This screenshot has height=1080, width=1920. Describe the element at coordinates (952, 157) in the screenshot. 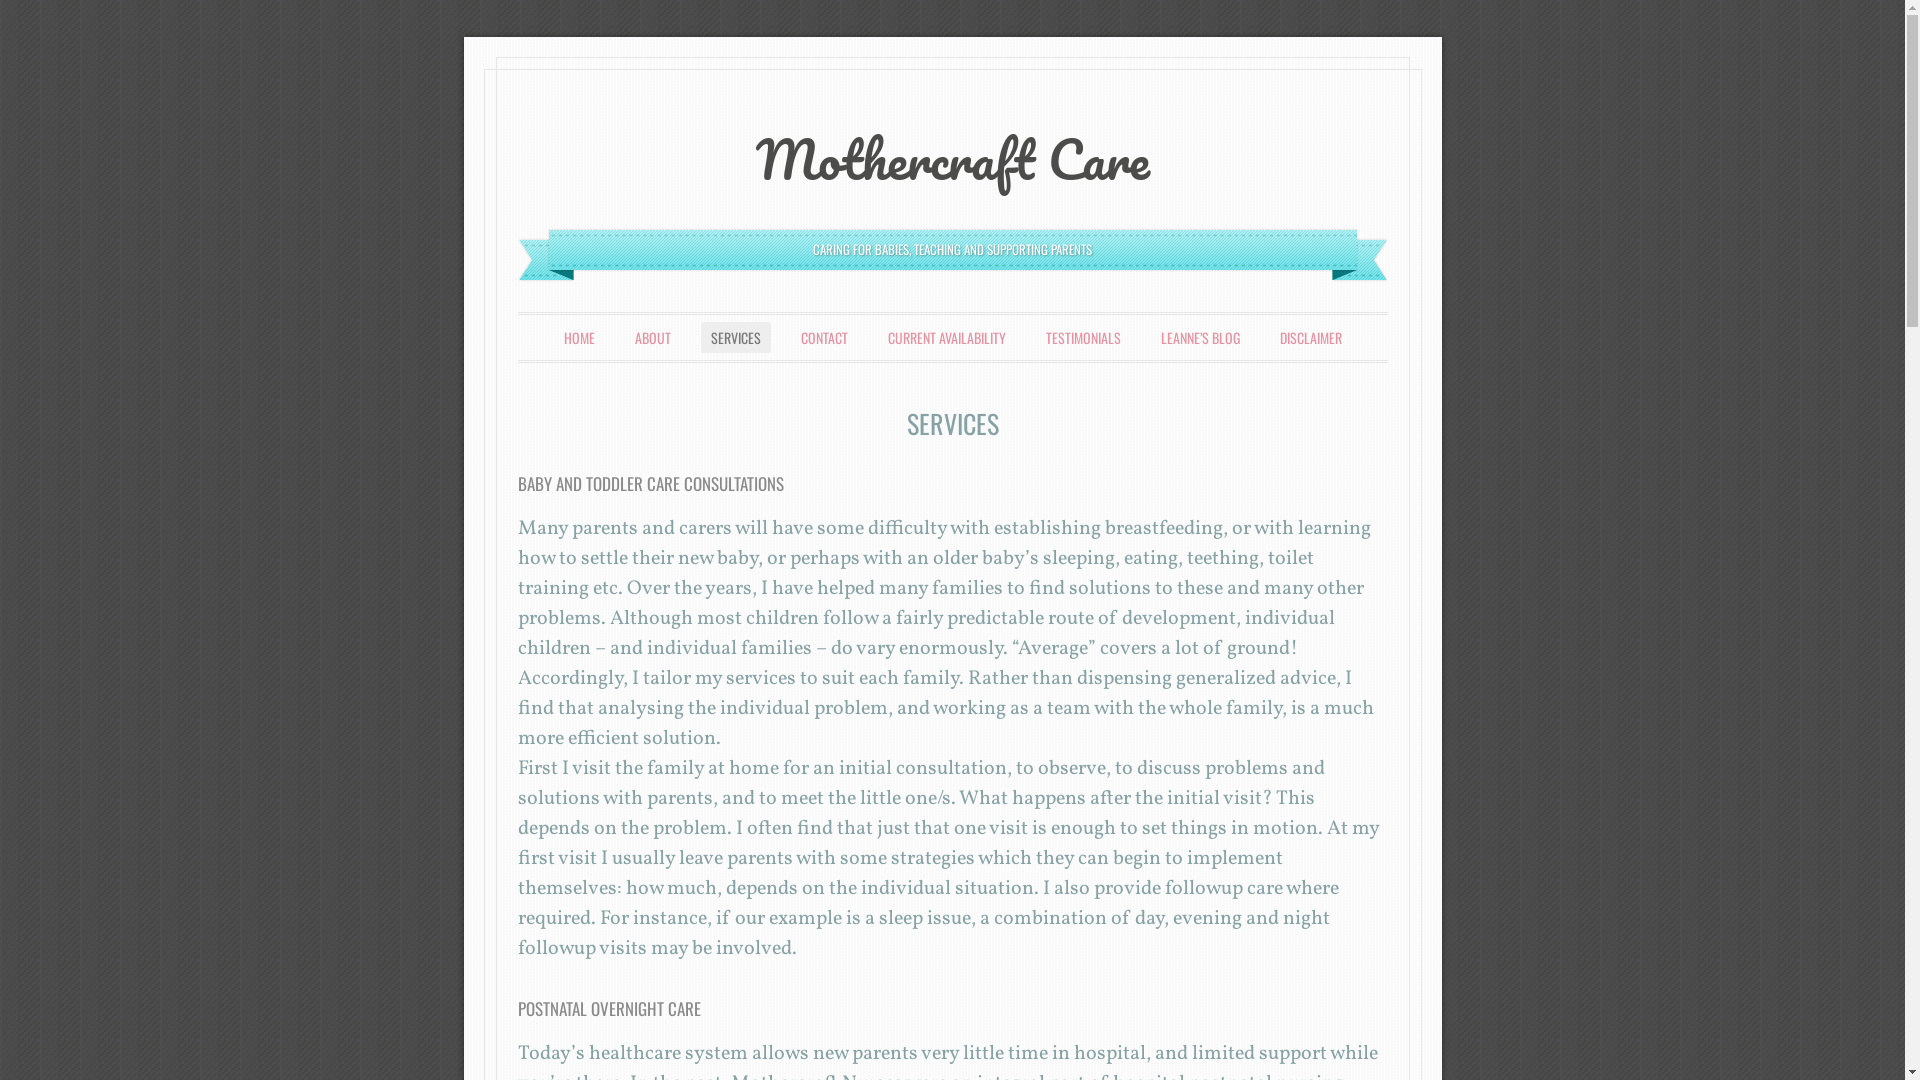

I see `'Mothercraft Care'` at that location.